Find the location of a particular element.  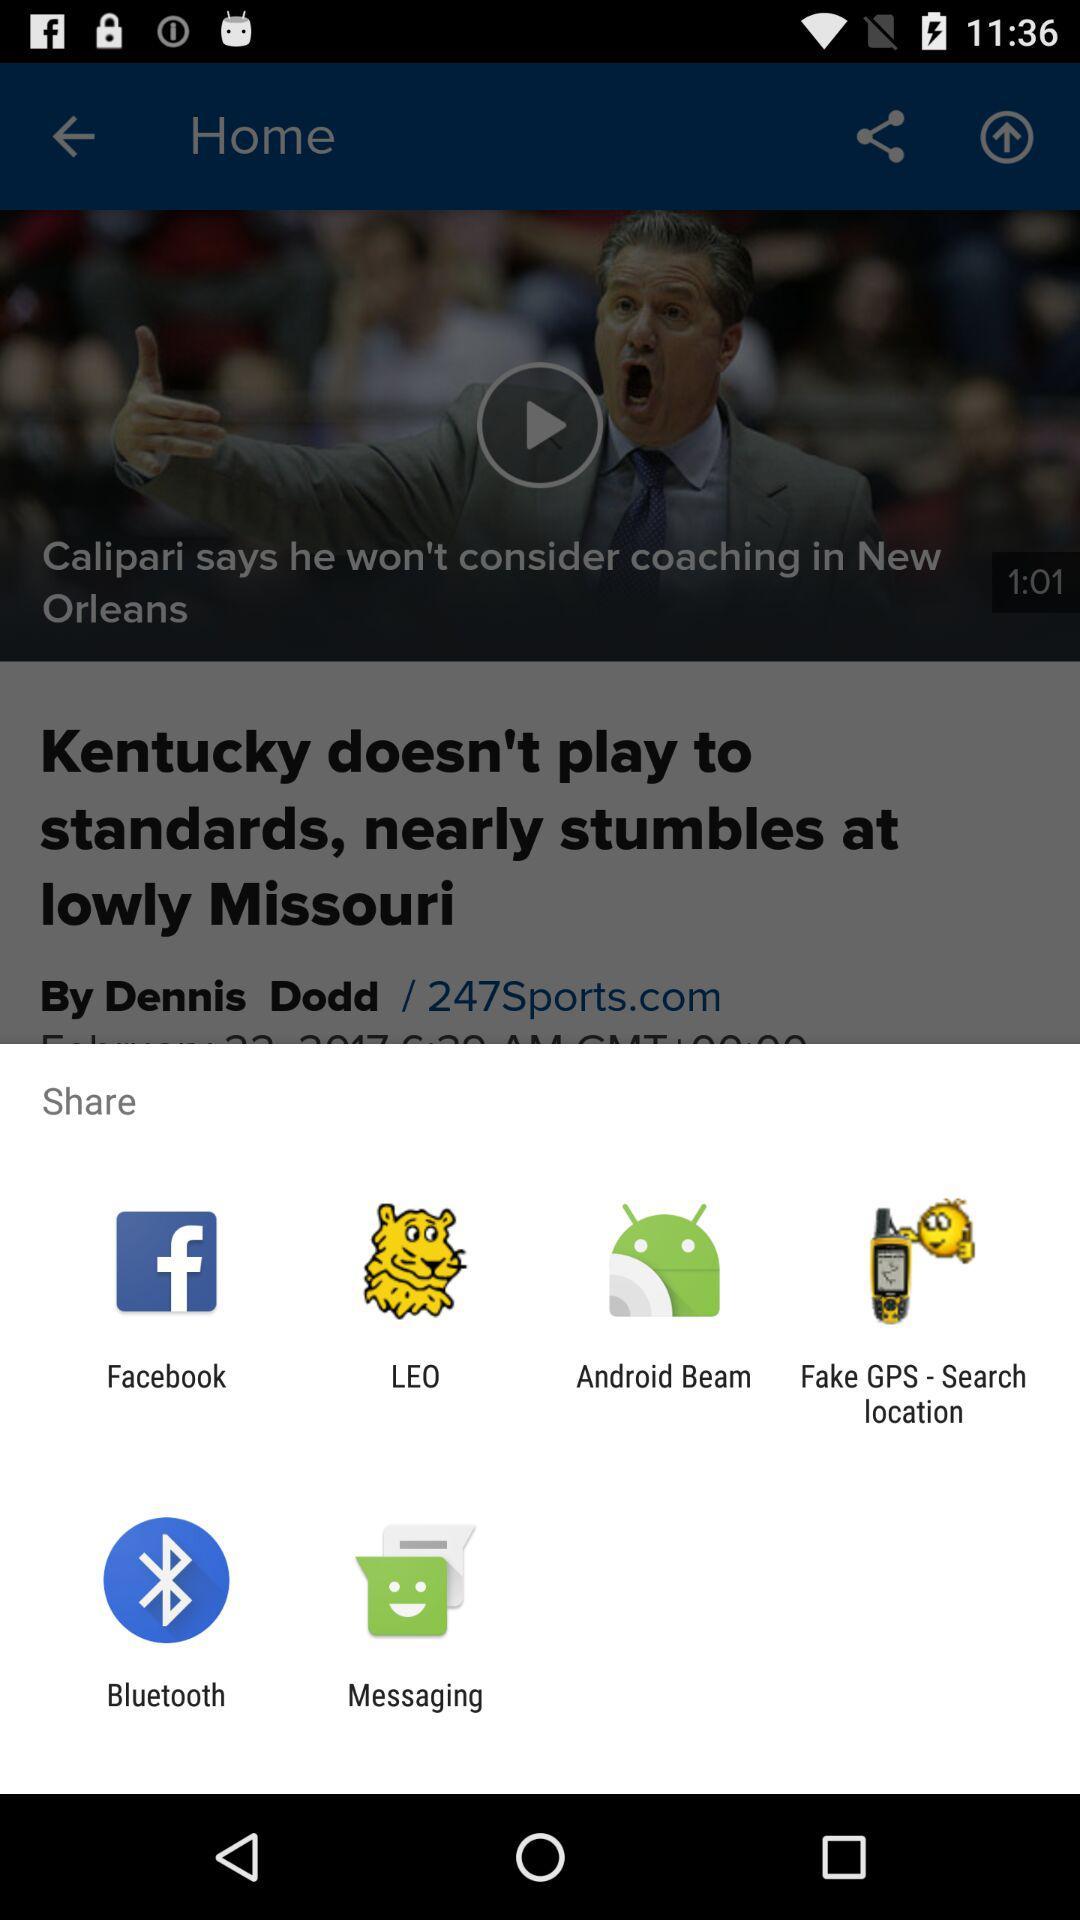

icon next to the leo item is located at coordinates (664, 1392).